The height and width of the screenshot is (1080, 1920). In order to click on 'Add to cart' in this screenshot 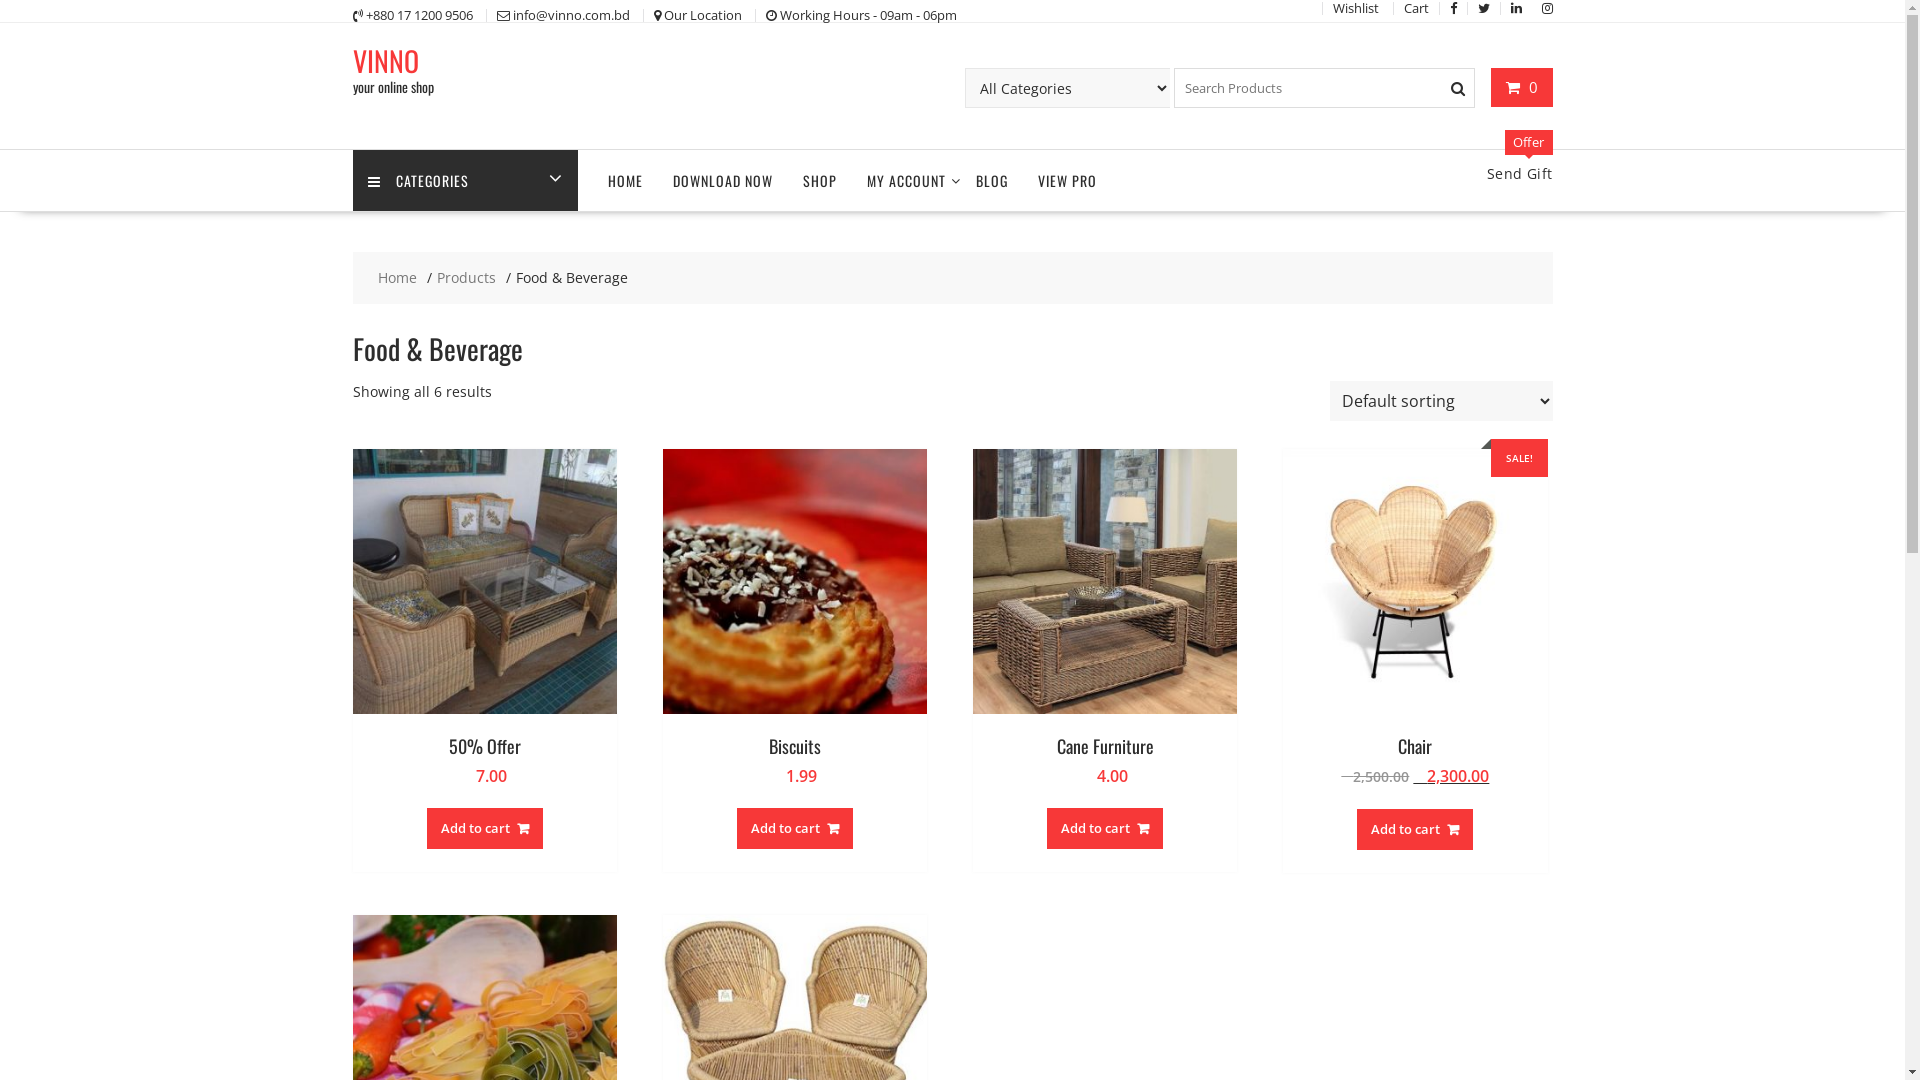, I will do `click(426, 828)`.